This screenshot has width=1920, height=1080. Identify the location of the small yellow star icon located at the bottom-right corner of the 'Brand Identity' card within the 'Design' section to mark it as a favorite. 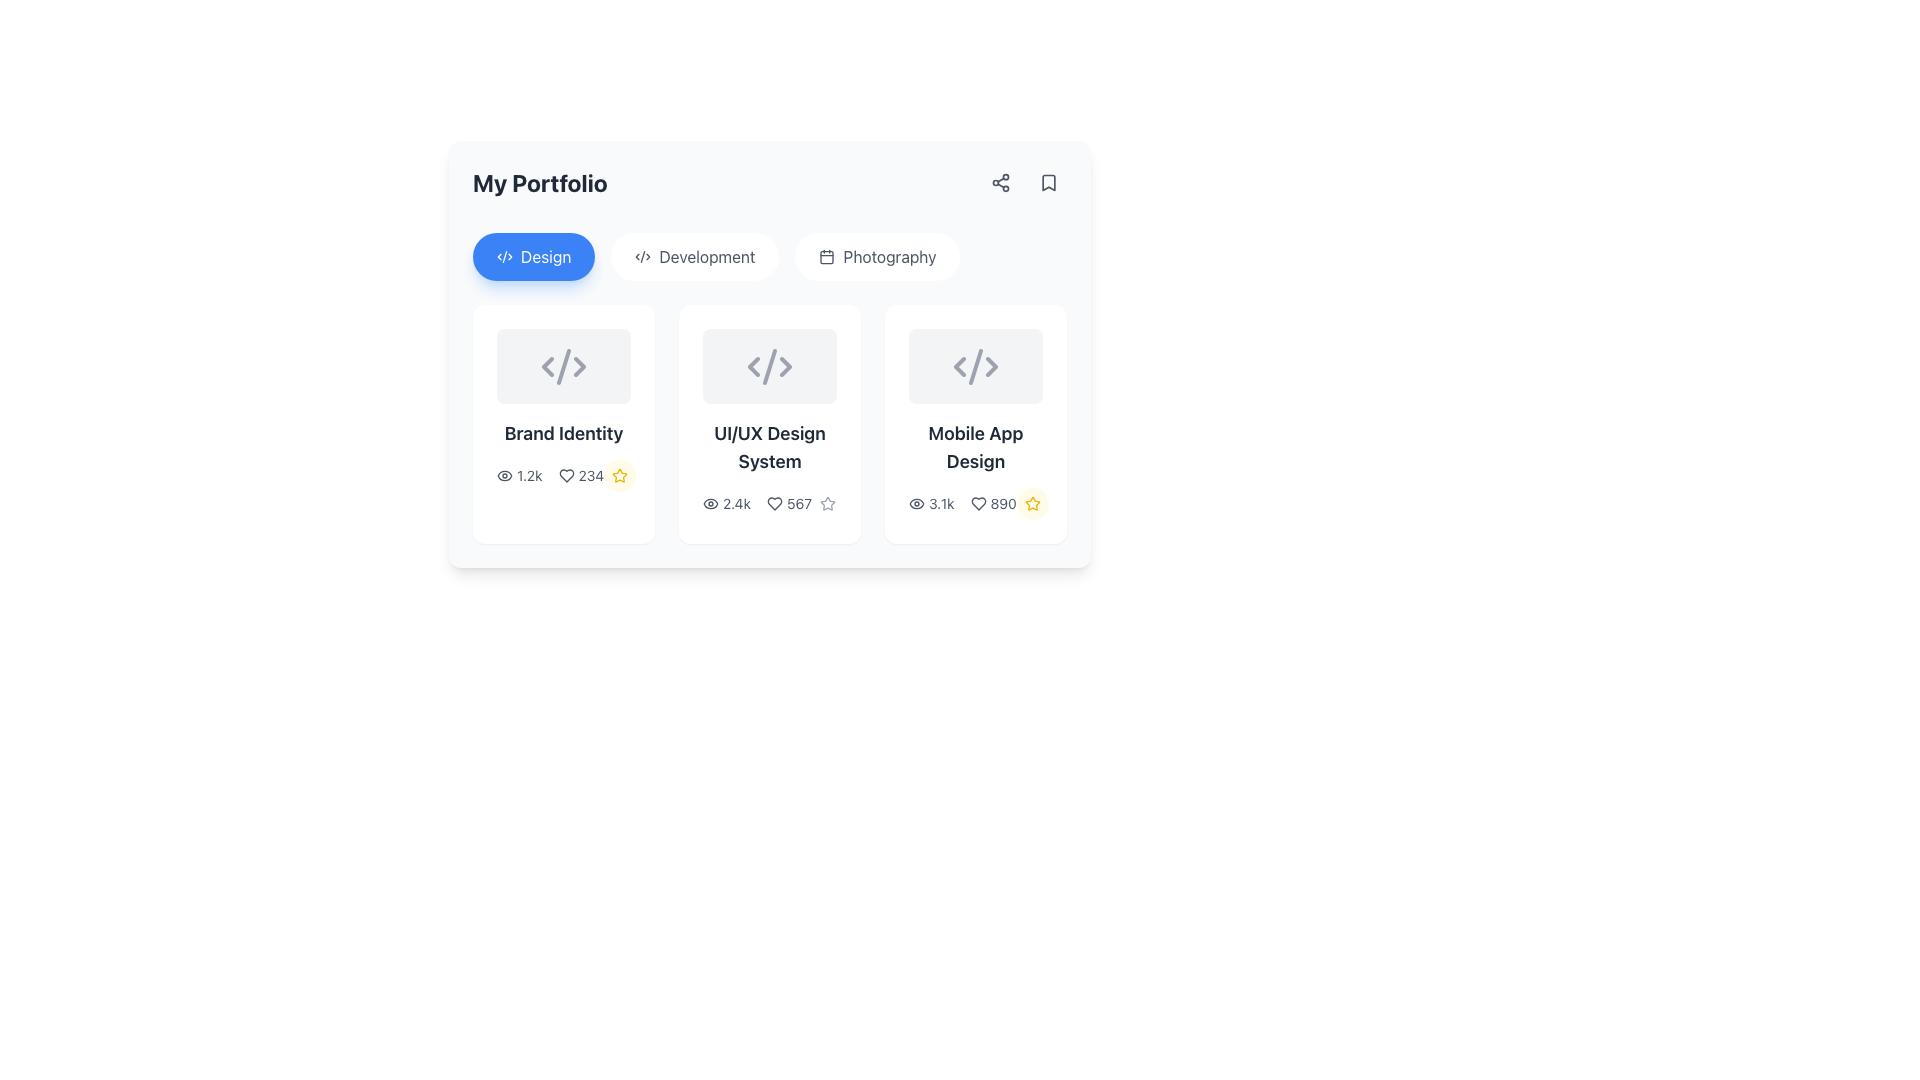
(619, 476).